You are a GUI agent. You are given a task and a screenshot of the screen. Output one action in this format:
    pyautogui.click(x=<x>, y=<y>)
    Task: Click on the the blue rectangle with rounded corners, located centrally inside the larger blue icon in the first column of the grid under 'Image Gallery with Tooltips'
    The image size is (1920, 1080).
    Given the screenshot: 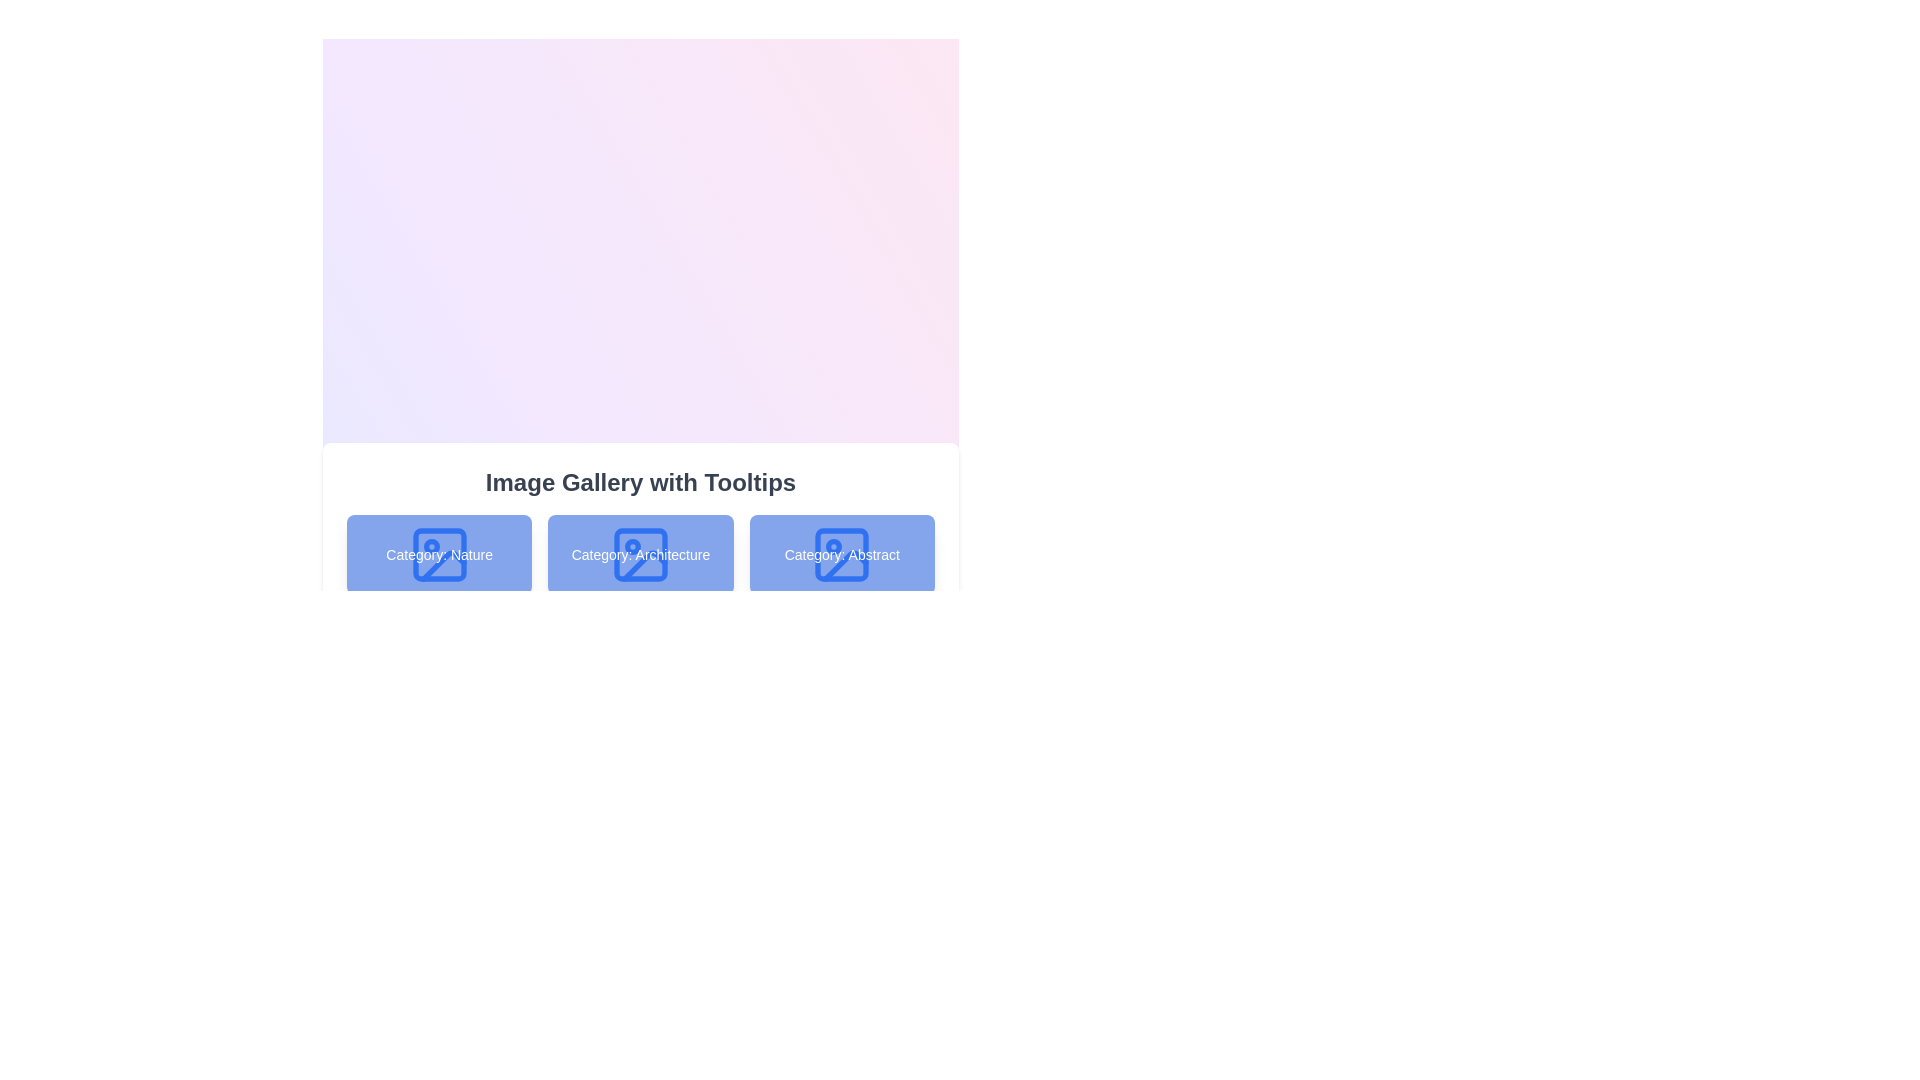 What is the action you would take?
    pyautogui.click(x=438, y=555)
    